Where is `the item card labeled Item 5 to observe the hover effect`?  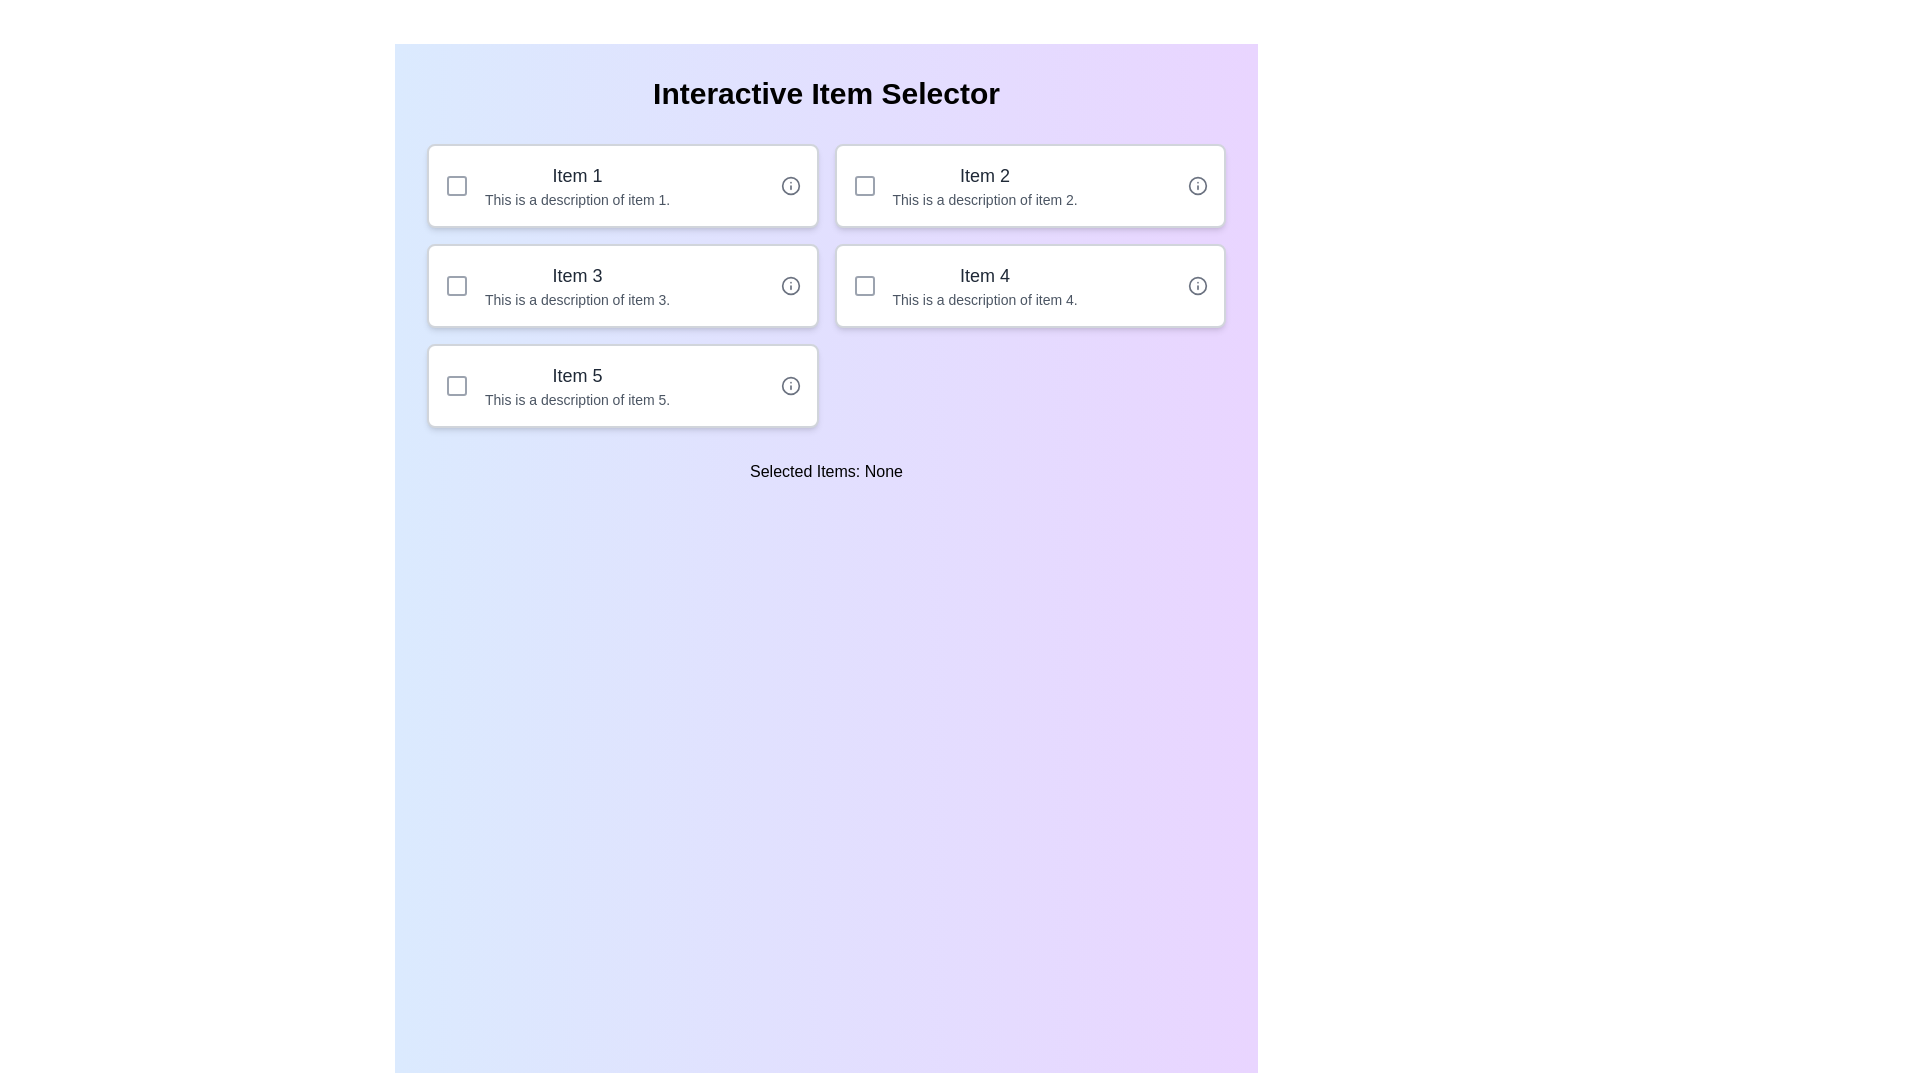 the item card labeled Item 5 to observe the hover effect is located at coordinates (621, 385).